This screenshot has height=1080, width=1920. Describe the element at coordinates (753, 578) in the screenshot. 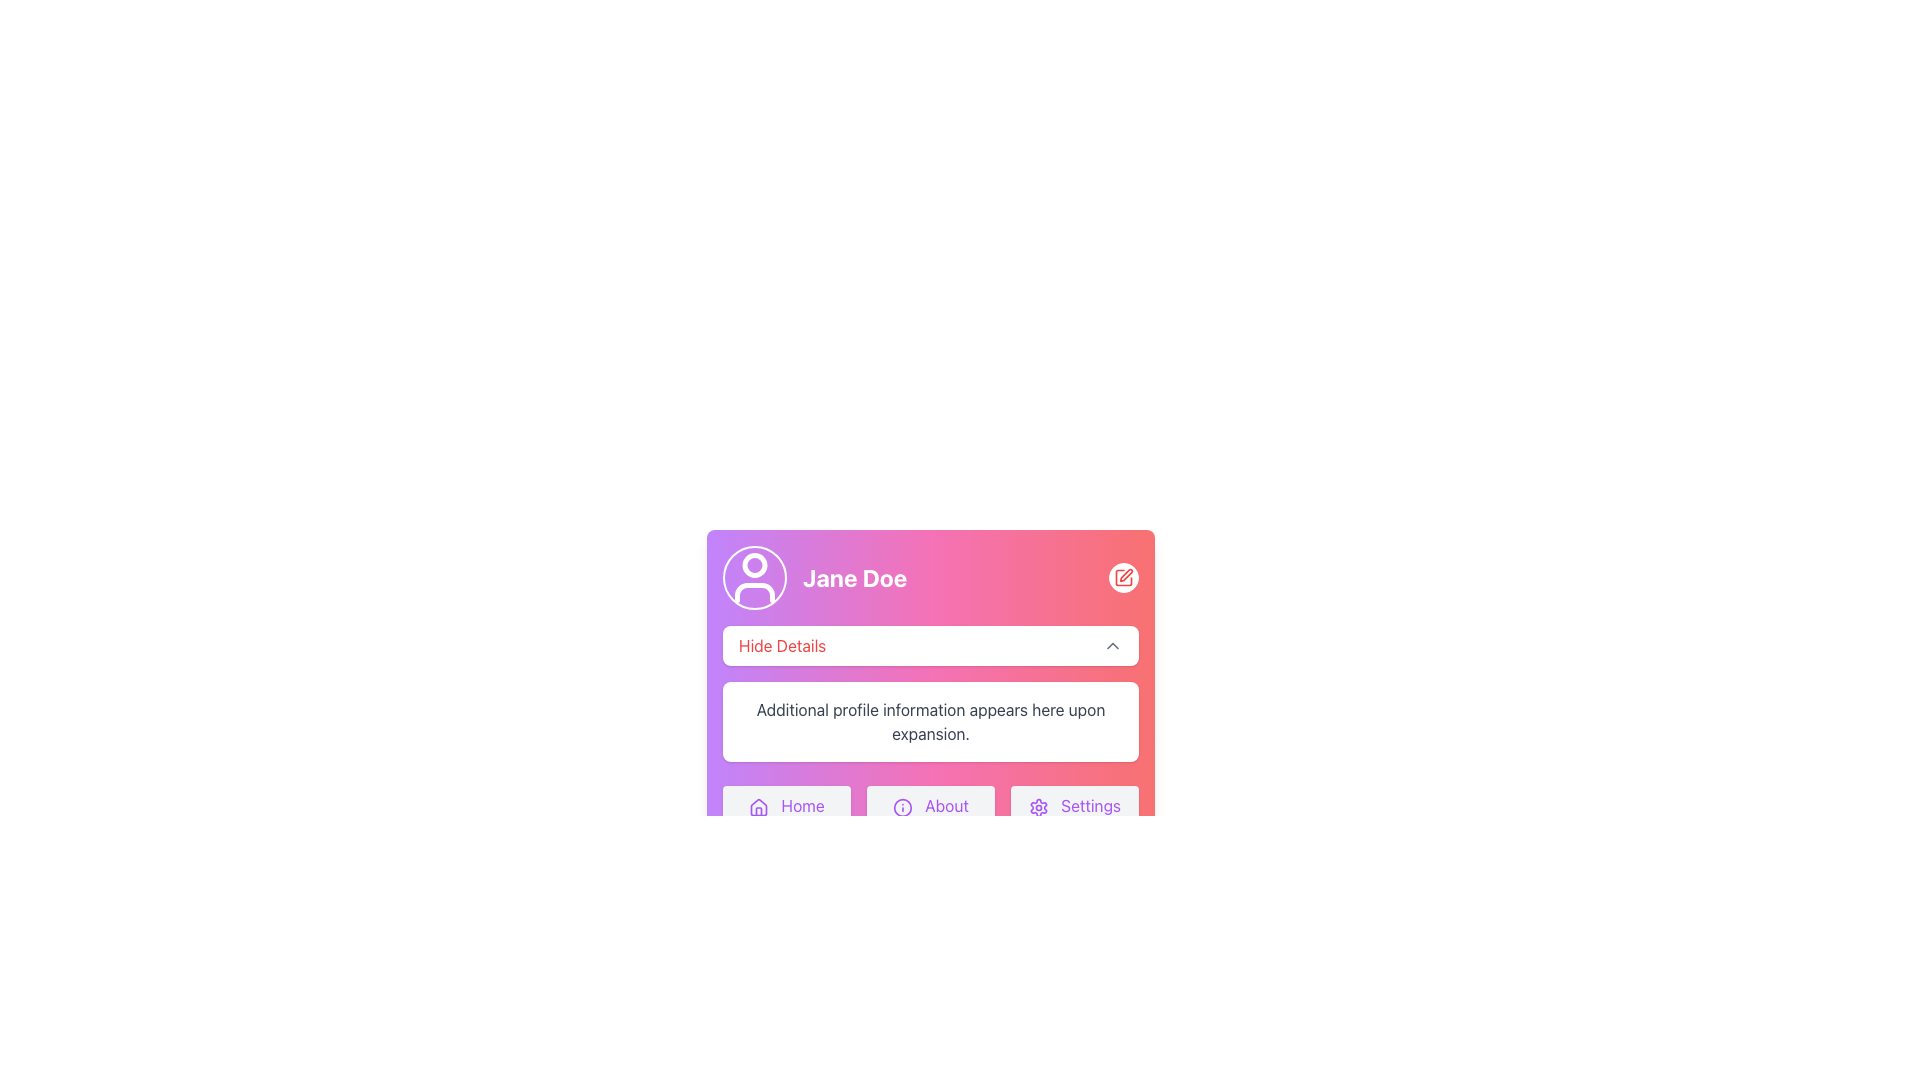

I see `the circular user avatar with a visible border and a white user icon in the center` at that location.